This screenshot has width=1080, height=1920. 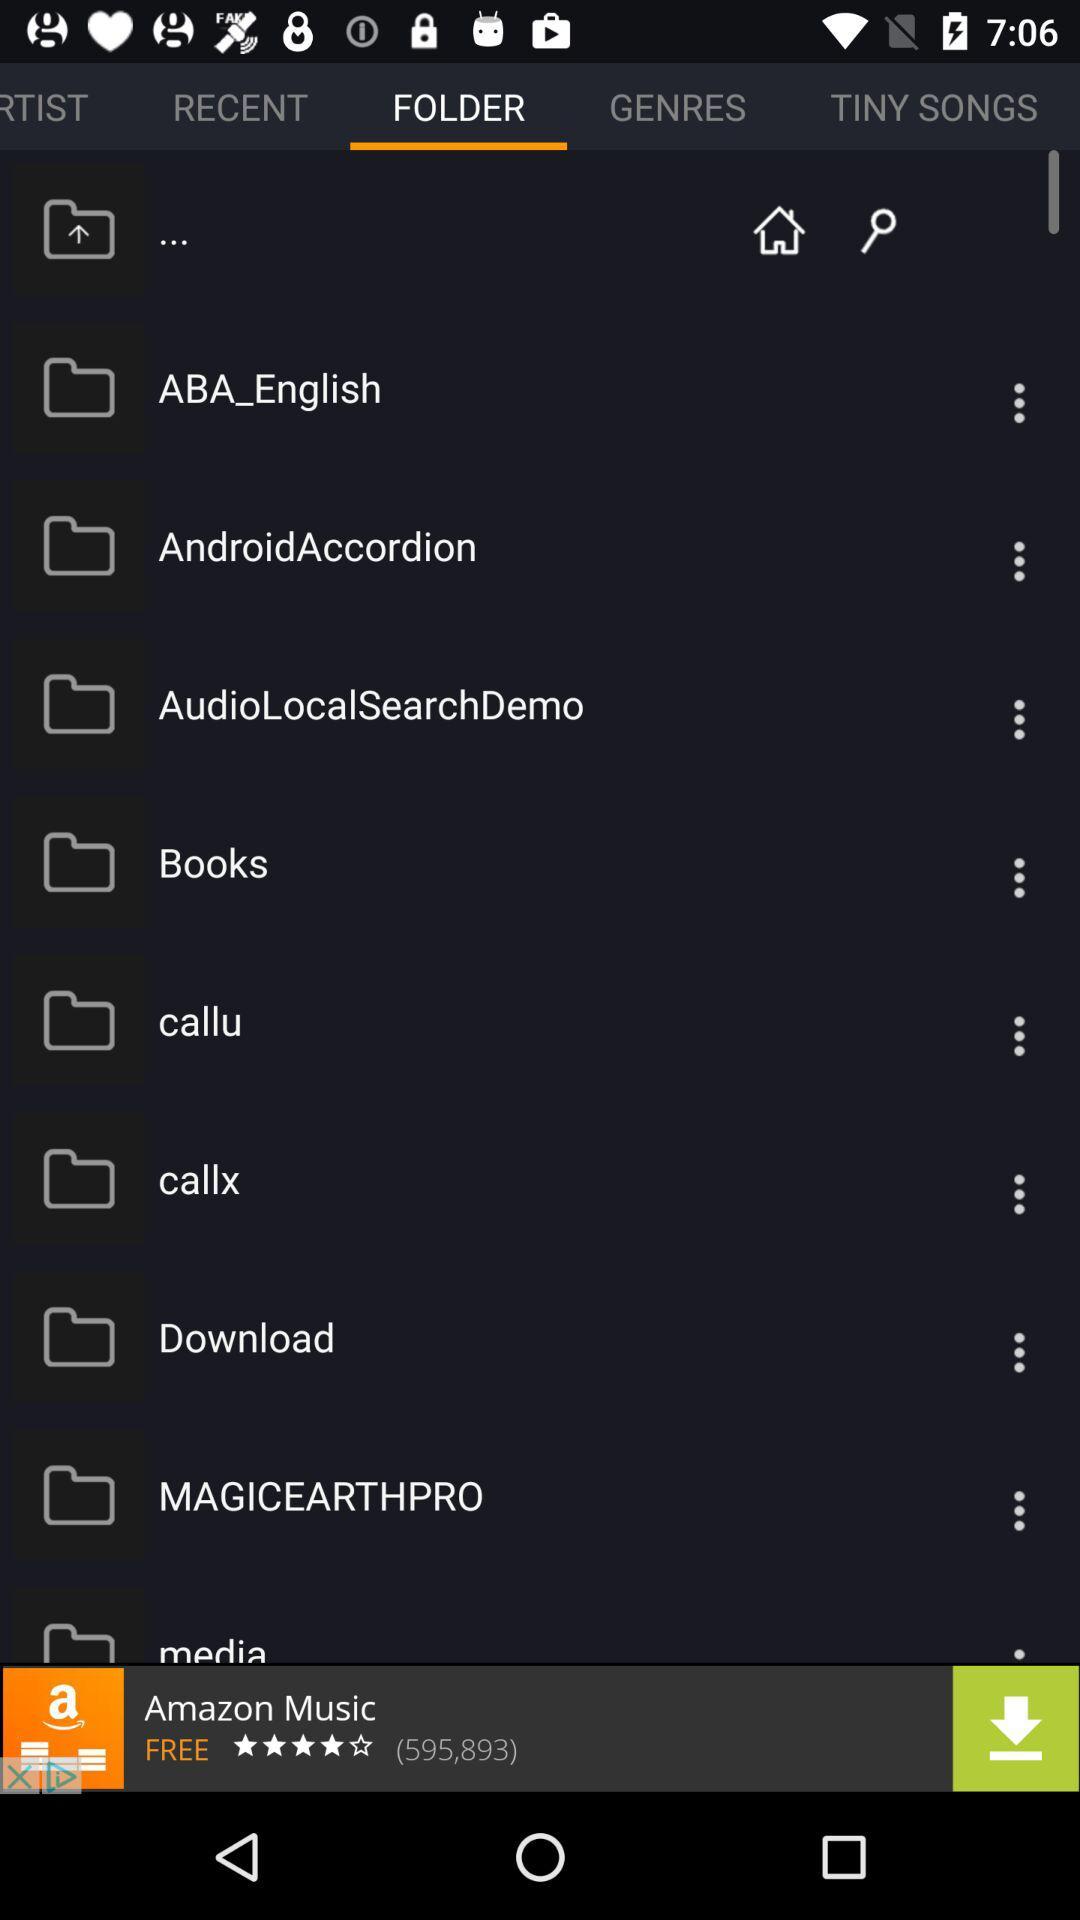 What do you see at coordinates (862, 228) in the screenshot?
I see `search folders` at bounding box center [862, 228].